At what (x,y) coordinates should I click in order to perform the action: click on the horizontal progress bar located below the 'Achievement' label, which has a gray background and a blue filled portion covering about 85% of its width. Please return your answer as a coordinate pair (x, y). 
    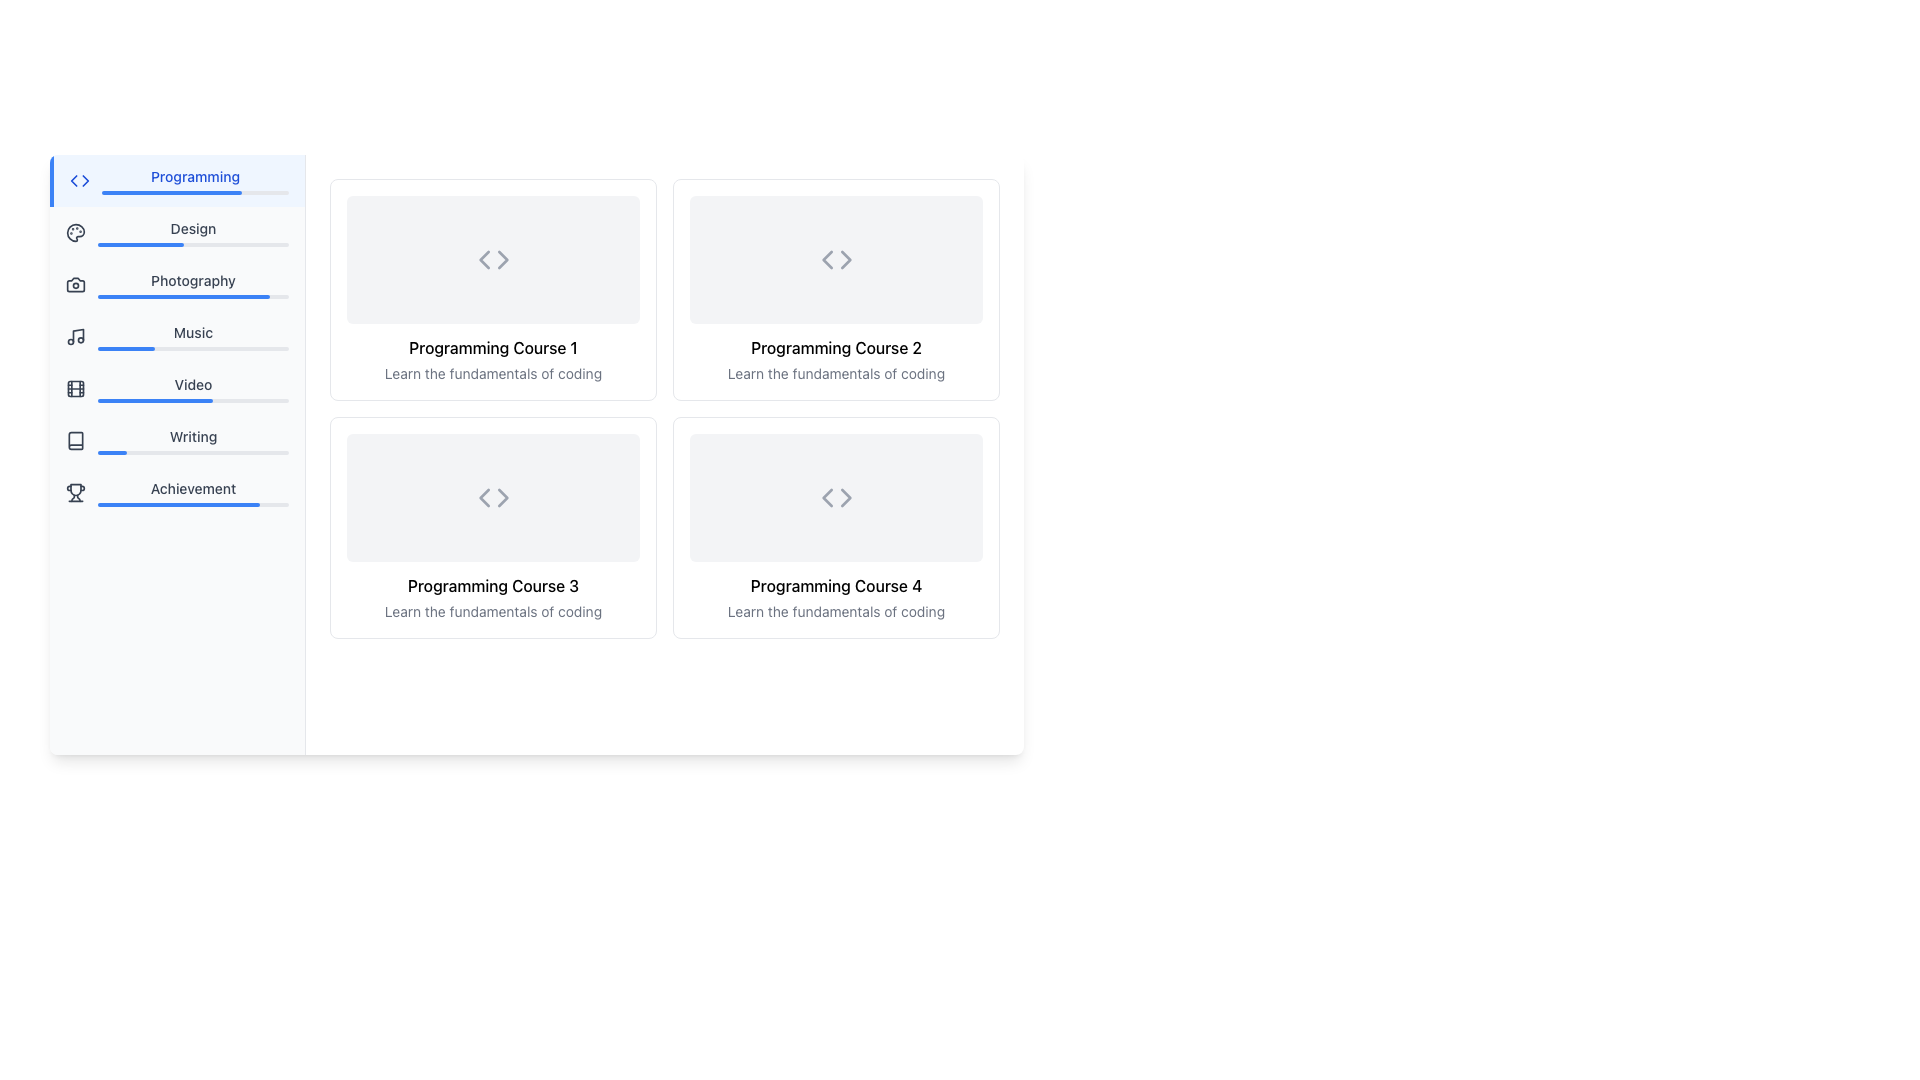
    Looking at the image, I should click on (193, 504).